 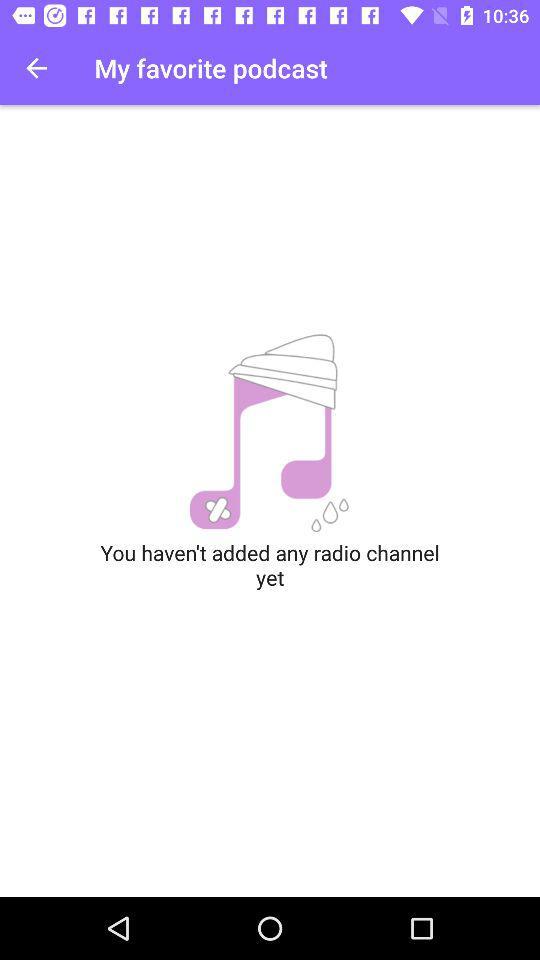 I want to click on the icon at the top left corner, so click(x=36, y=68).